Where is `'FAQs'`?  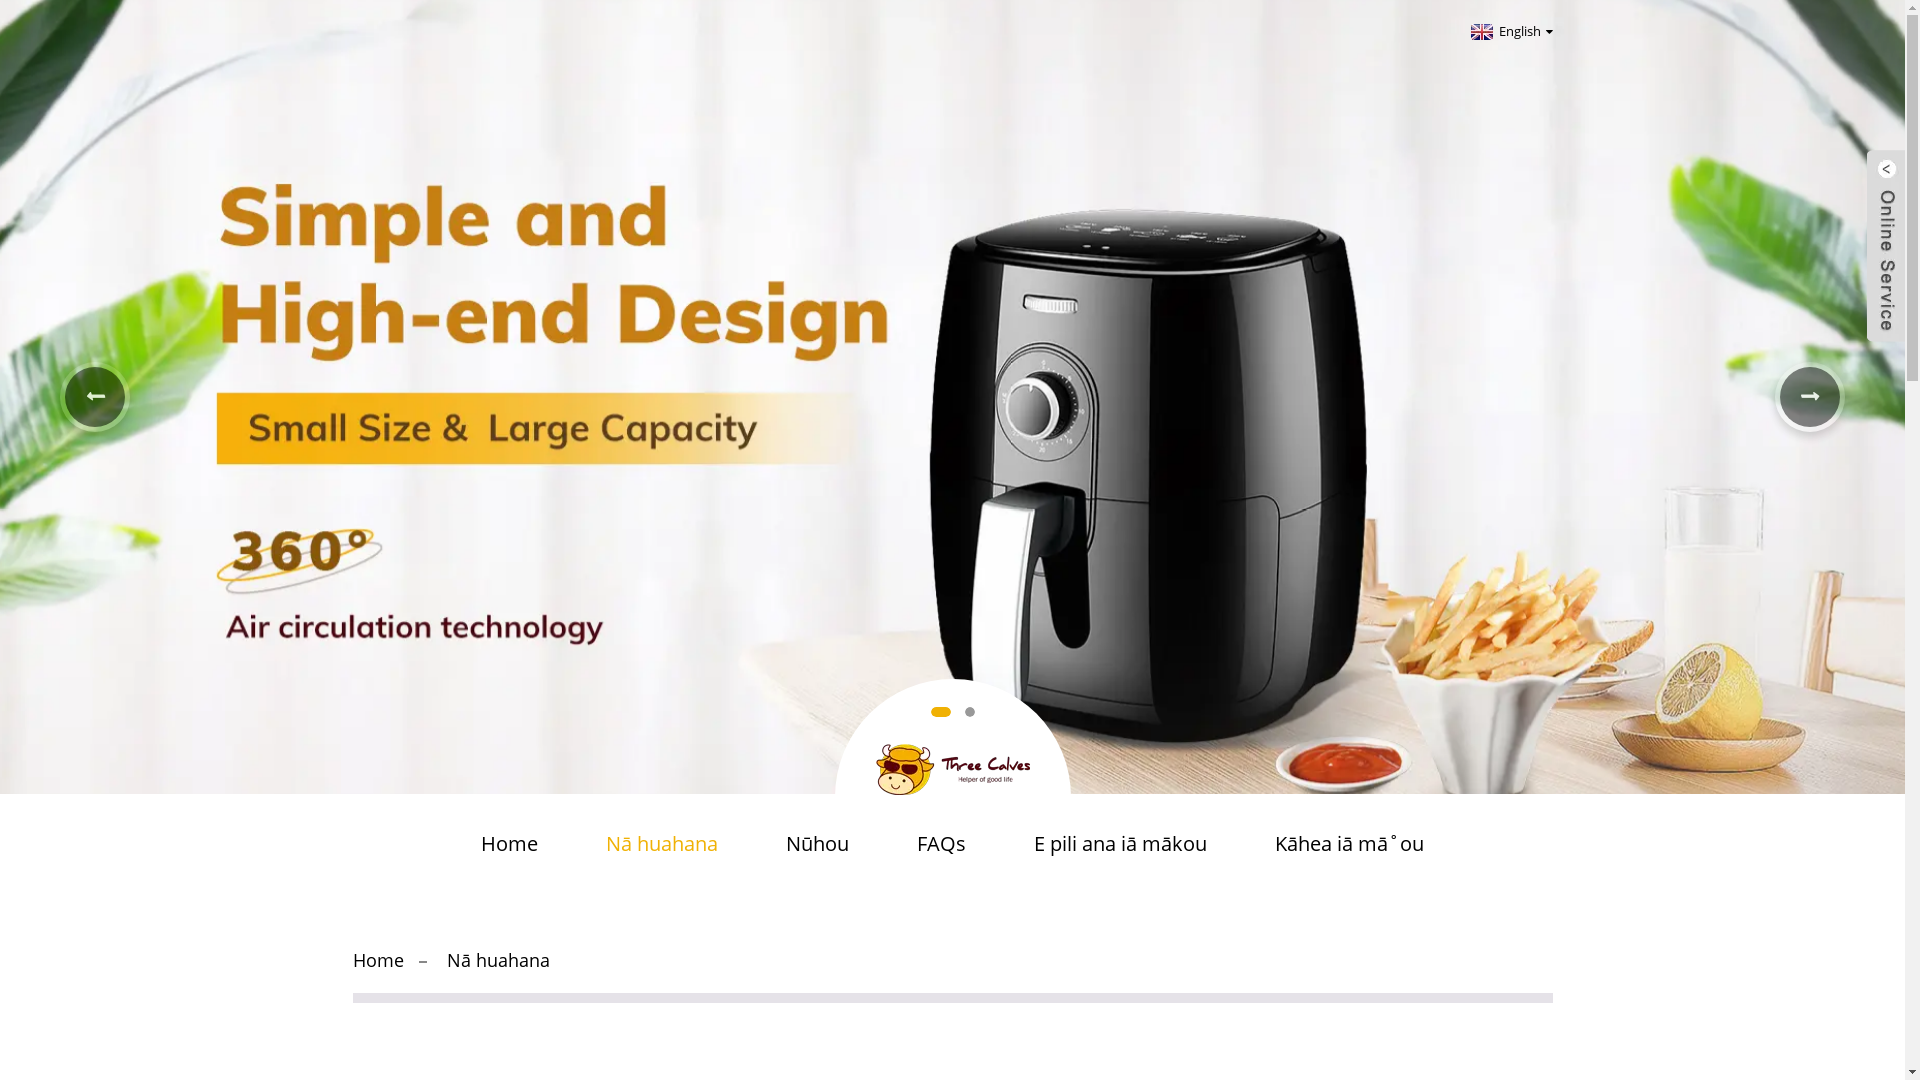
'FAQs' is located at coordinates (940, 844).